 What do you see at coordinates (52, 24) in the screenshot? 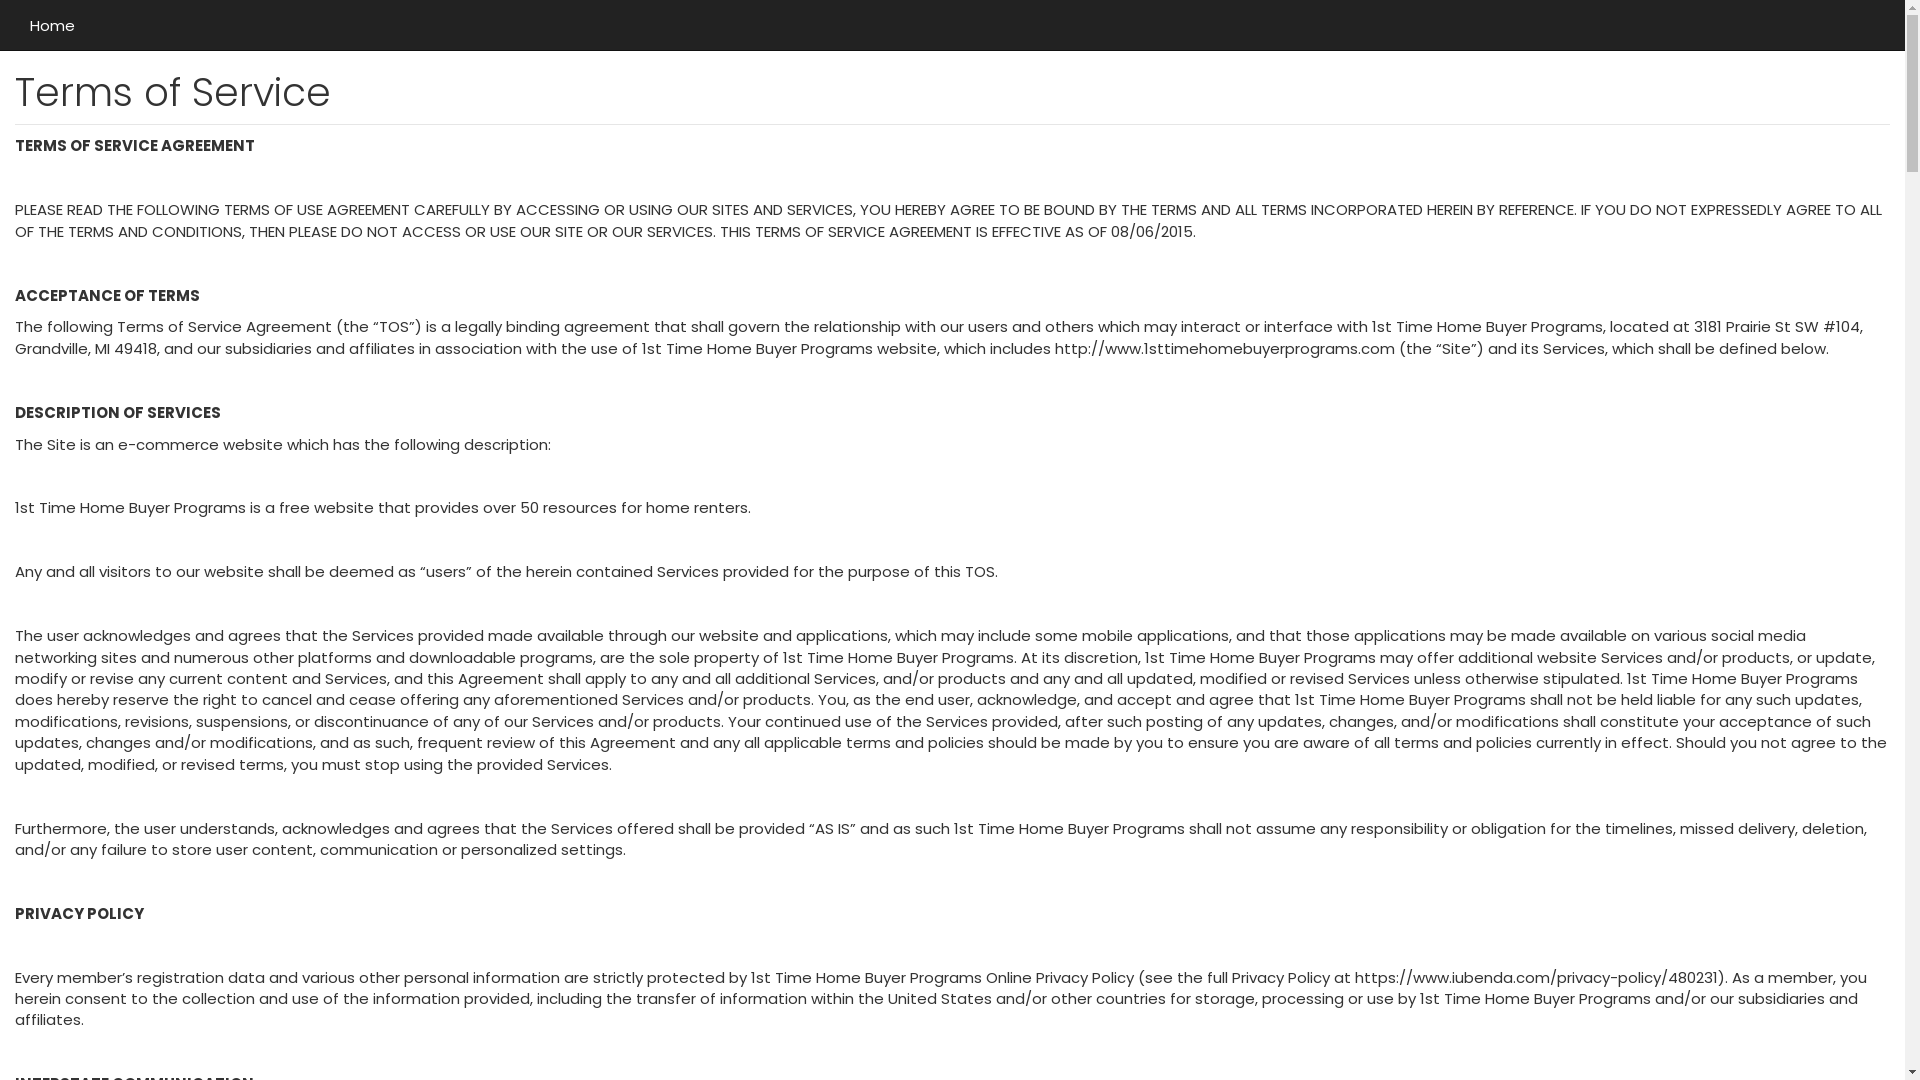
I see `'Home'` at bounding box center [52, 24].